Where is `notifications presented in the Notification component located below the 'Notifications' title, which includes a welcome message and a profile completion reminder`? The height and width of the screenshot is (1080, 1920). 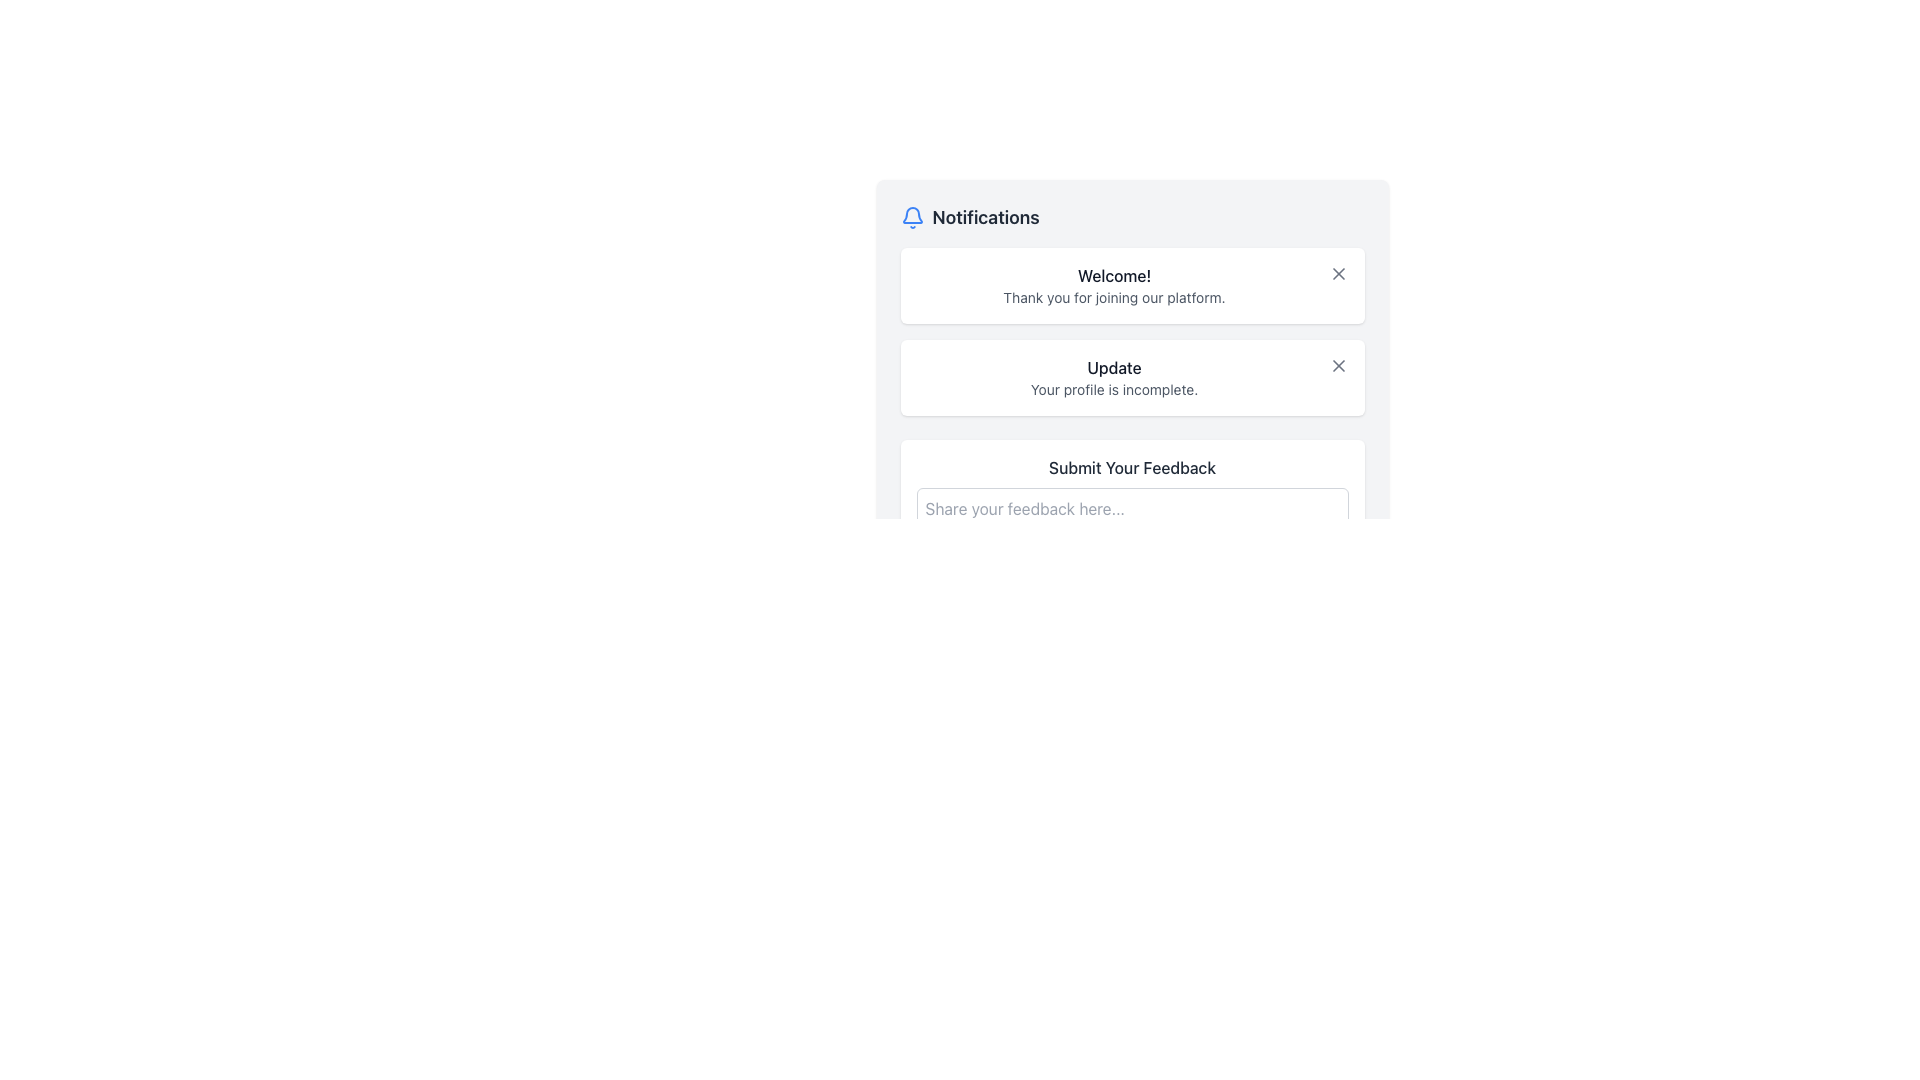
notifications presented in the Notification component located below the 'Notifications' title, which includes a welcome message and a profile completion reminder is located at coordinates (1132, 330).